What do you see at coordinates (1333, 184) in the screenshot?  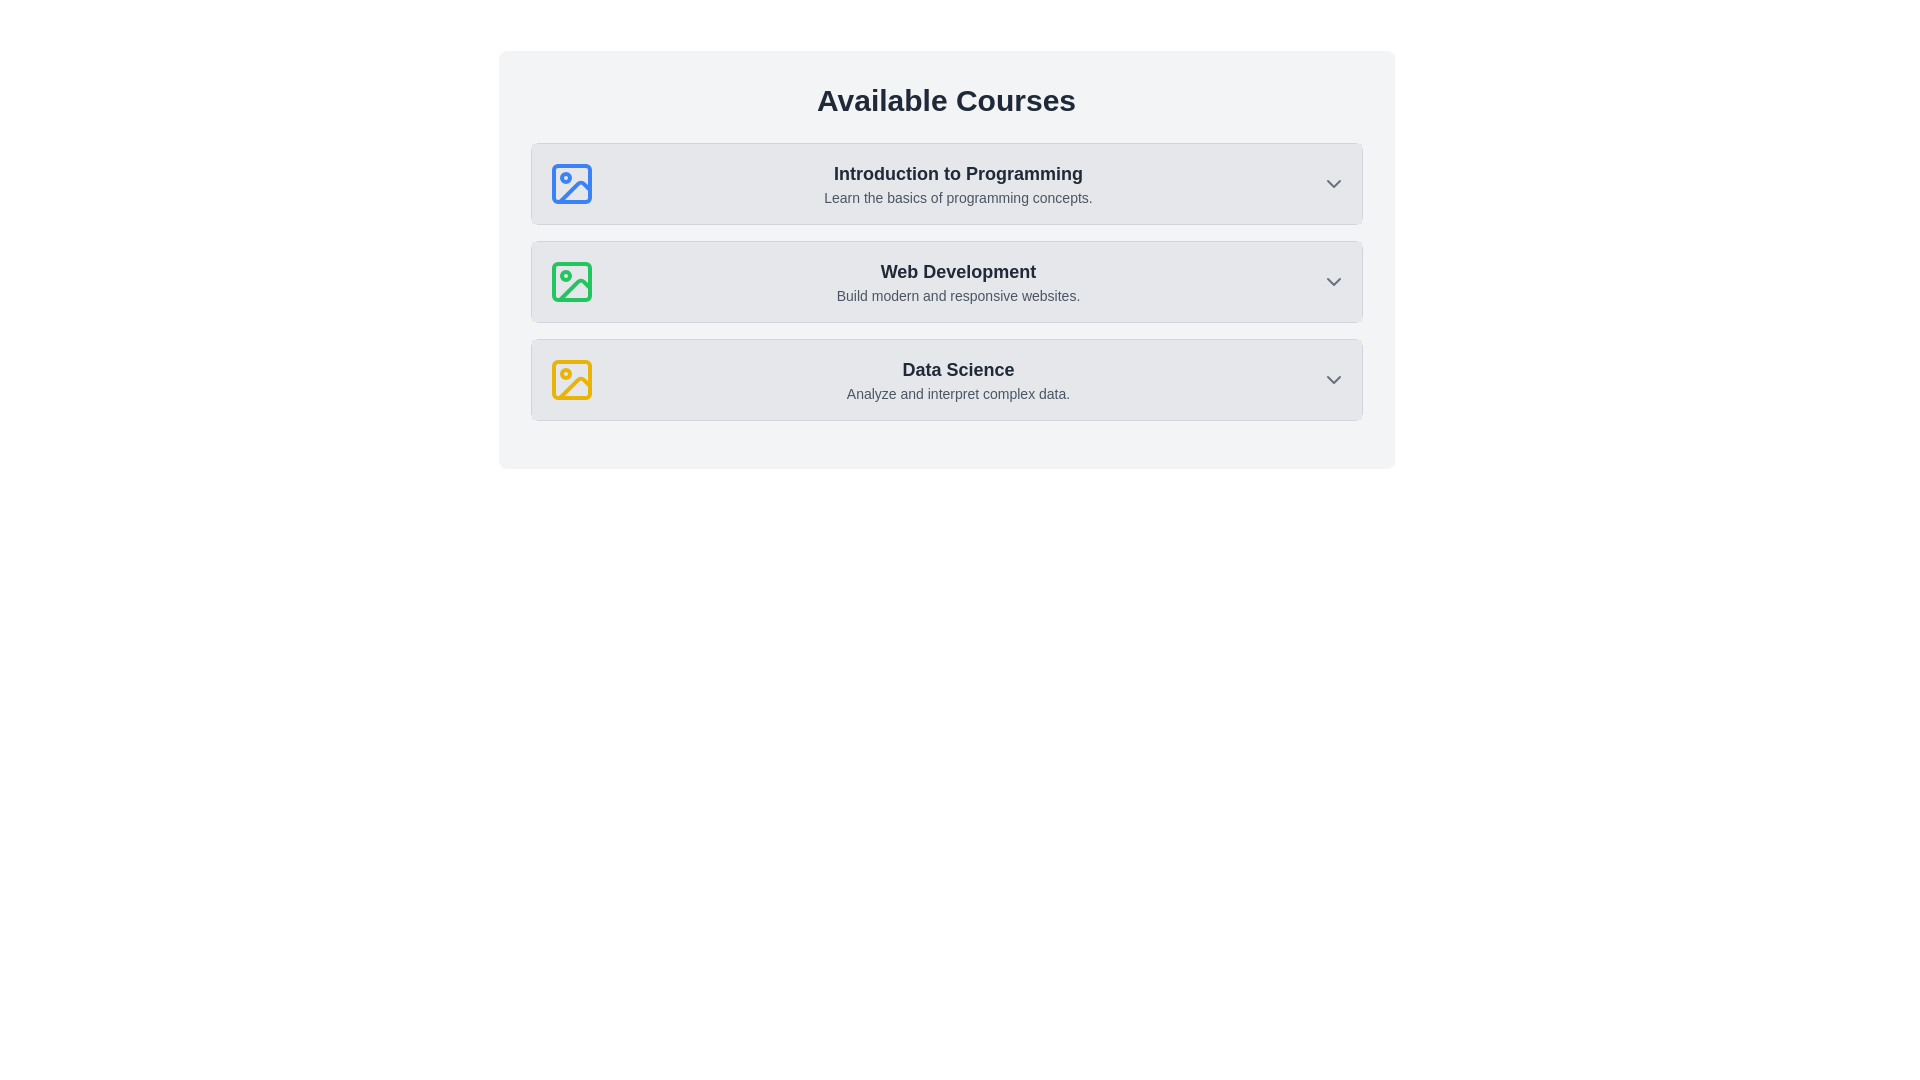 I see `the chevron-down icon (SVG component) located at the far right of the 'Introduction to Programming' card` at bounding box center [1333, 184].